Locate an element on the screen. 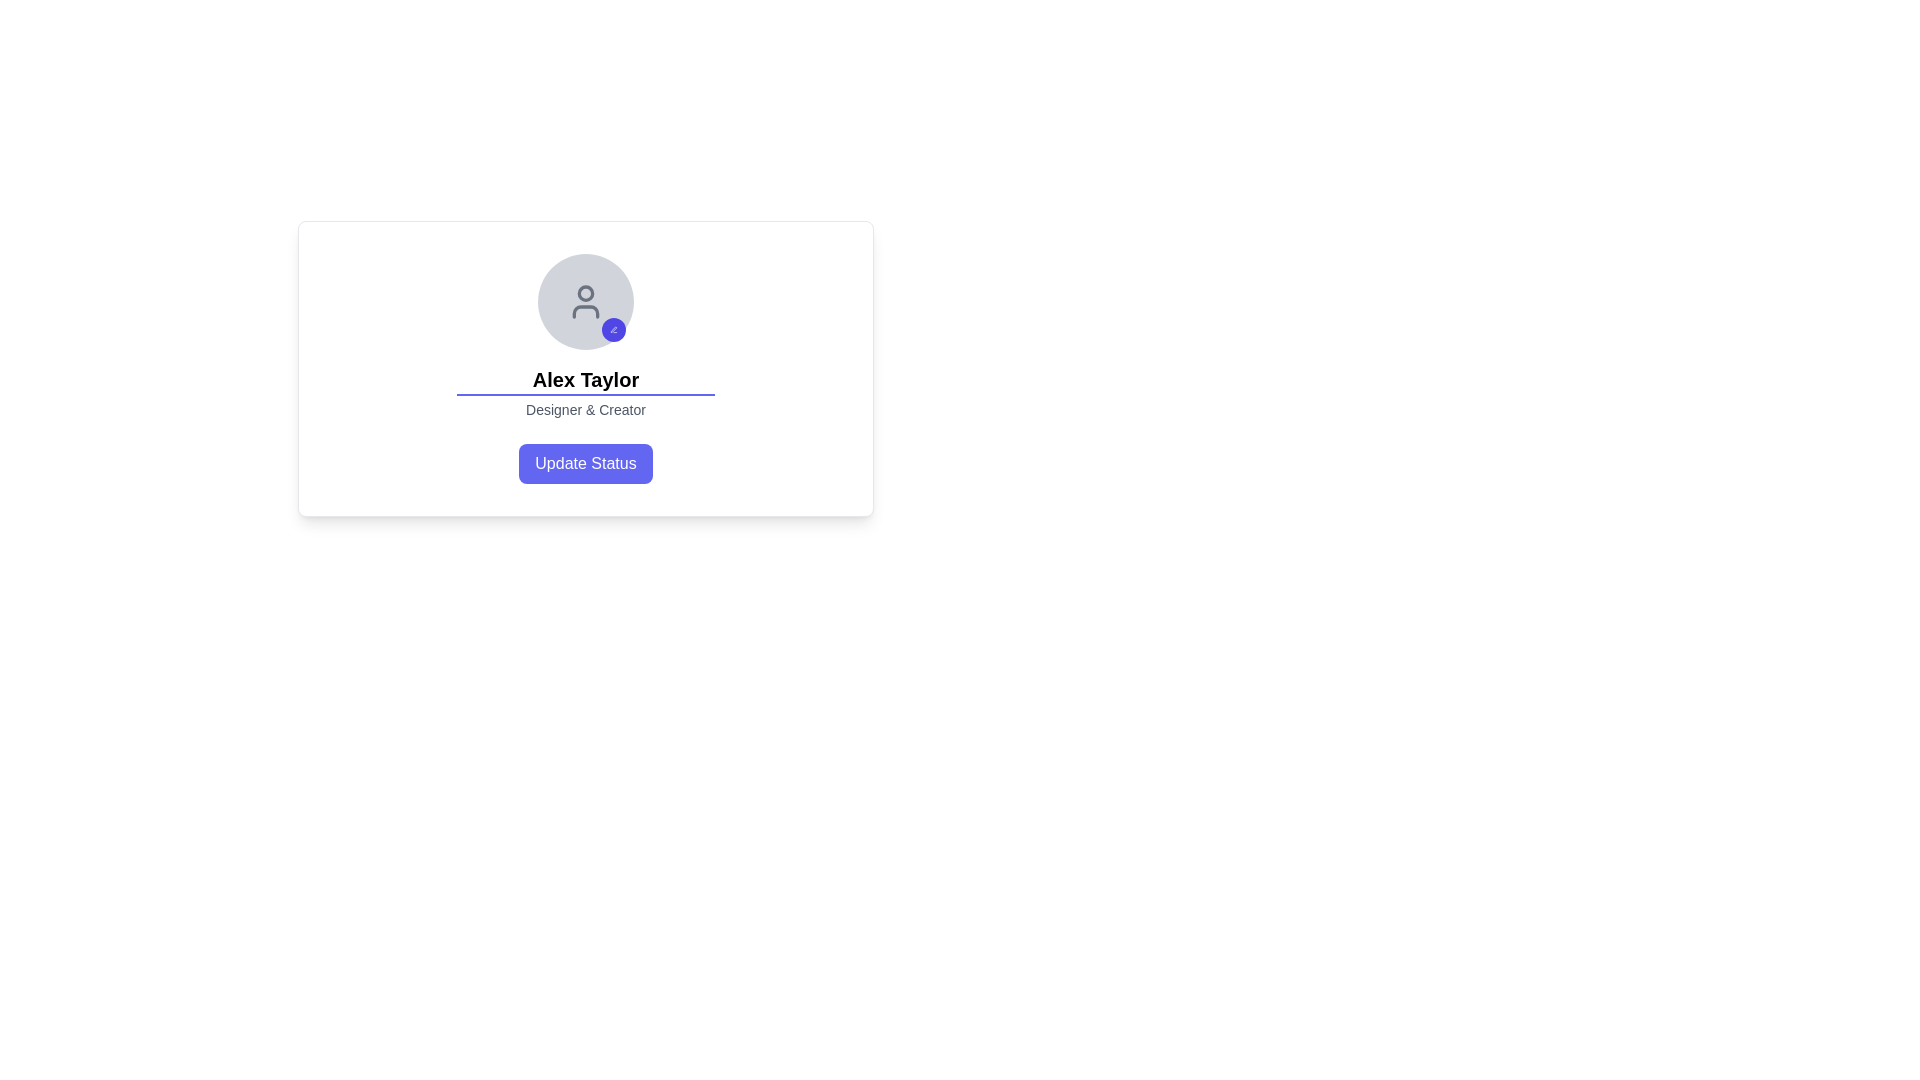 Image resolution: width=1920 pixels, height=1080 pixels. the text label that displays 'Designer & Creator' which is located below 'Alex Taylor' and above the 'Update Status' button is located at coordinates (584, 408).